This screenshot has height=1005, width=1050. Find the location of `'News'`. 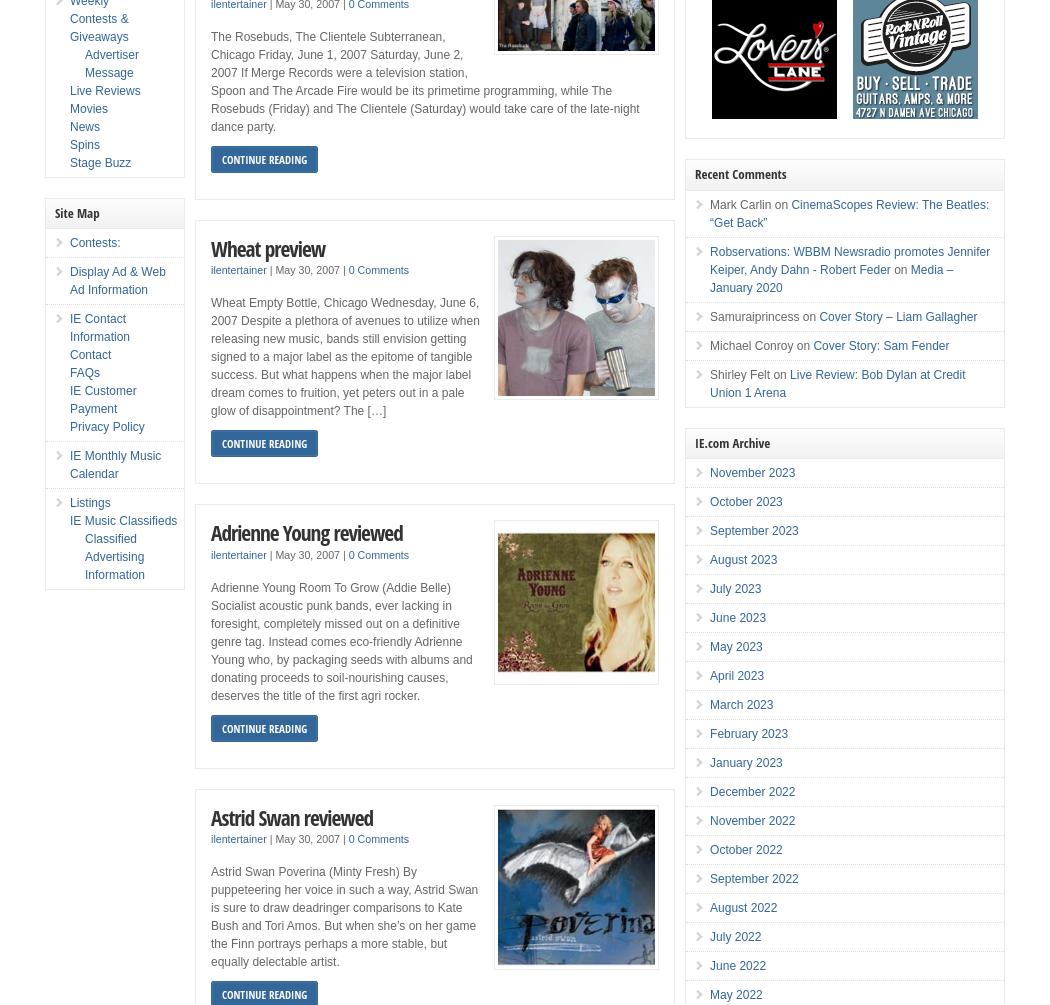

'News' is located at coordinates (85, 126).